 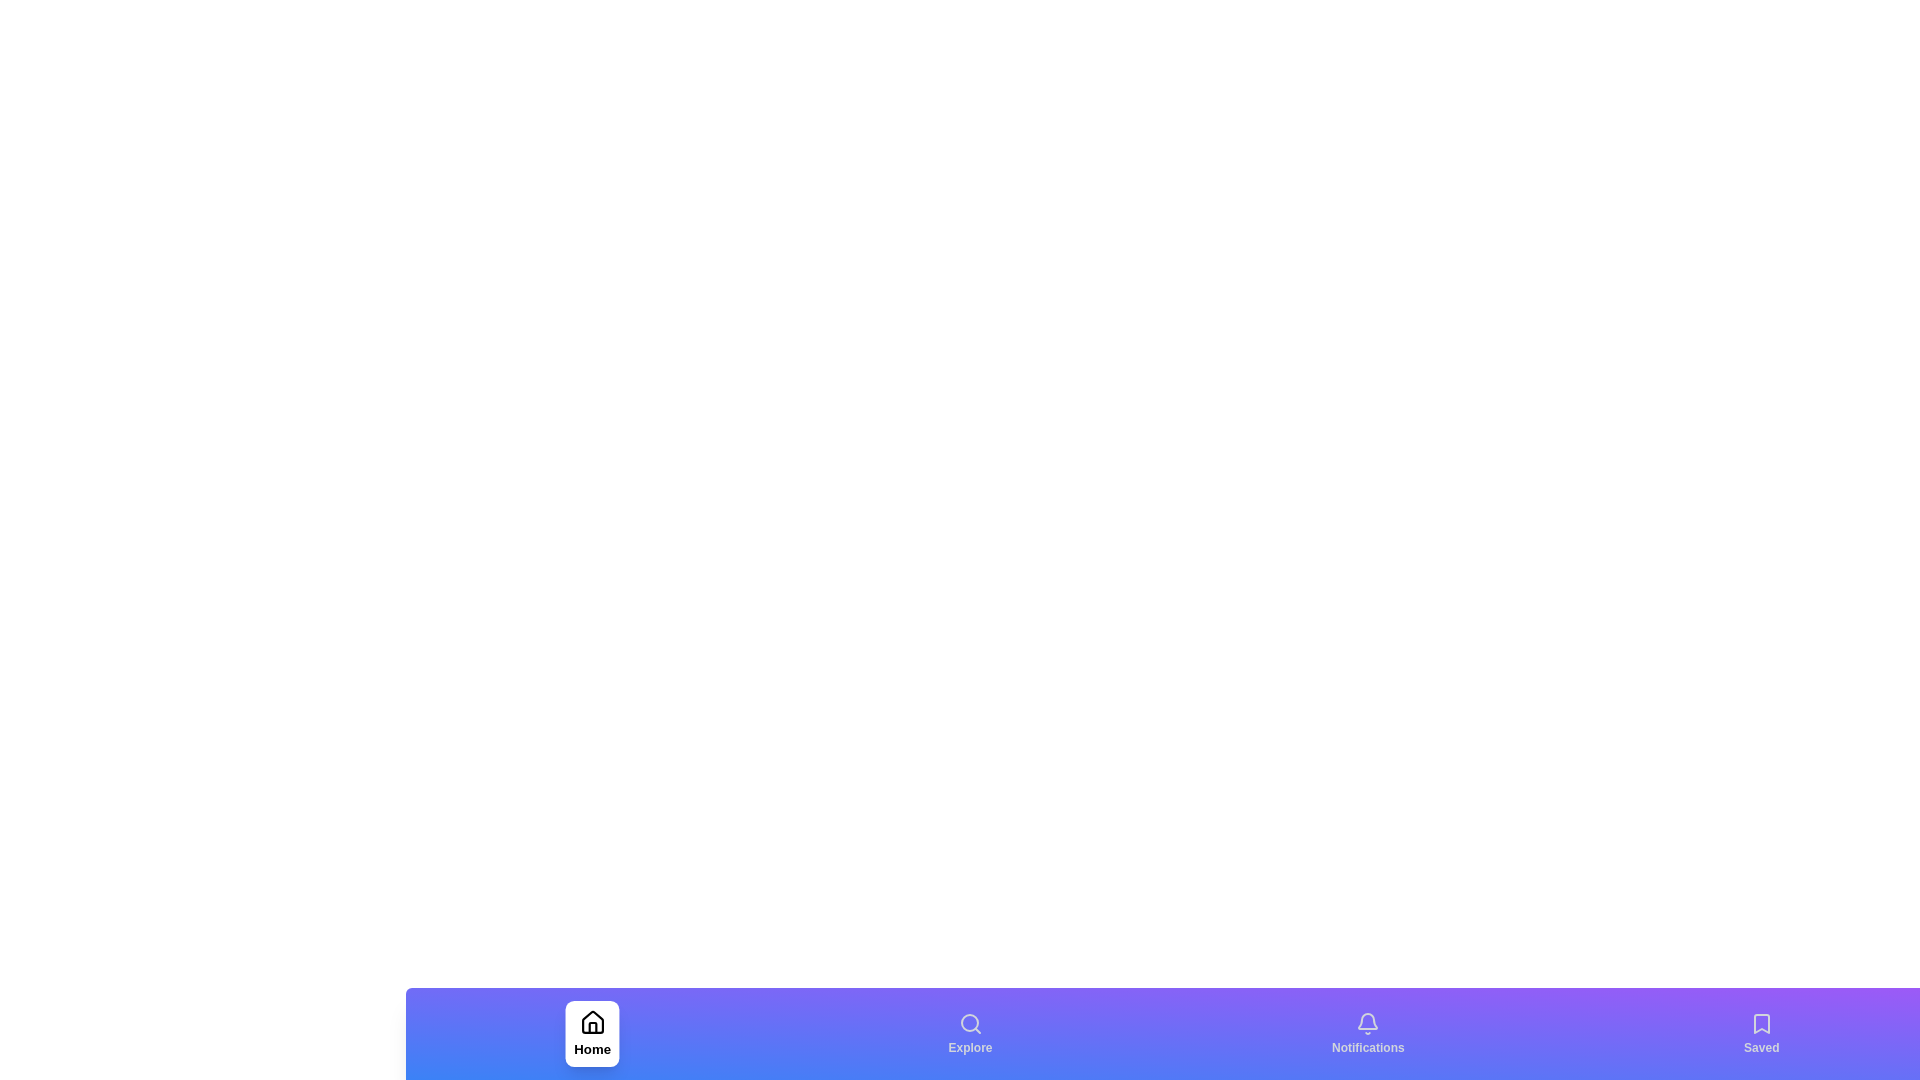 What do you see at coordinates (1367, 1033) in the screenshot?
I see `the Notifications tab by clicking the corresponding button` at bounding box center [1367, 1033].